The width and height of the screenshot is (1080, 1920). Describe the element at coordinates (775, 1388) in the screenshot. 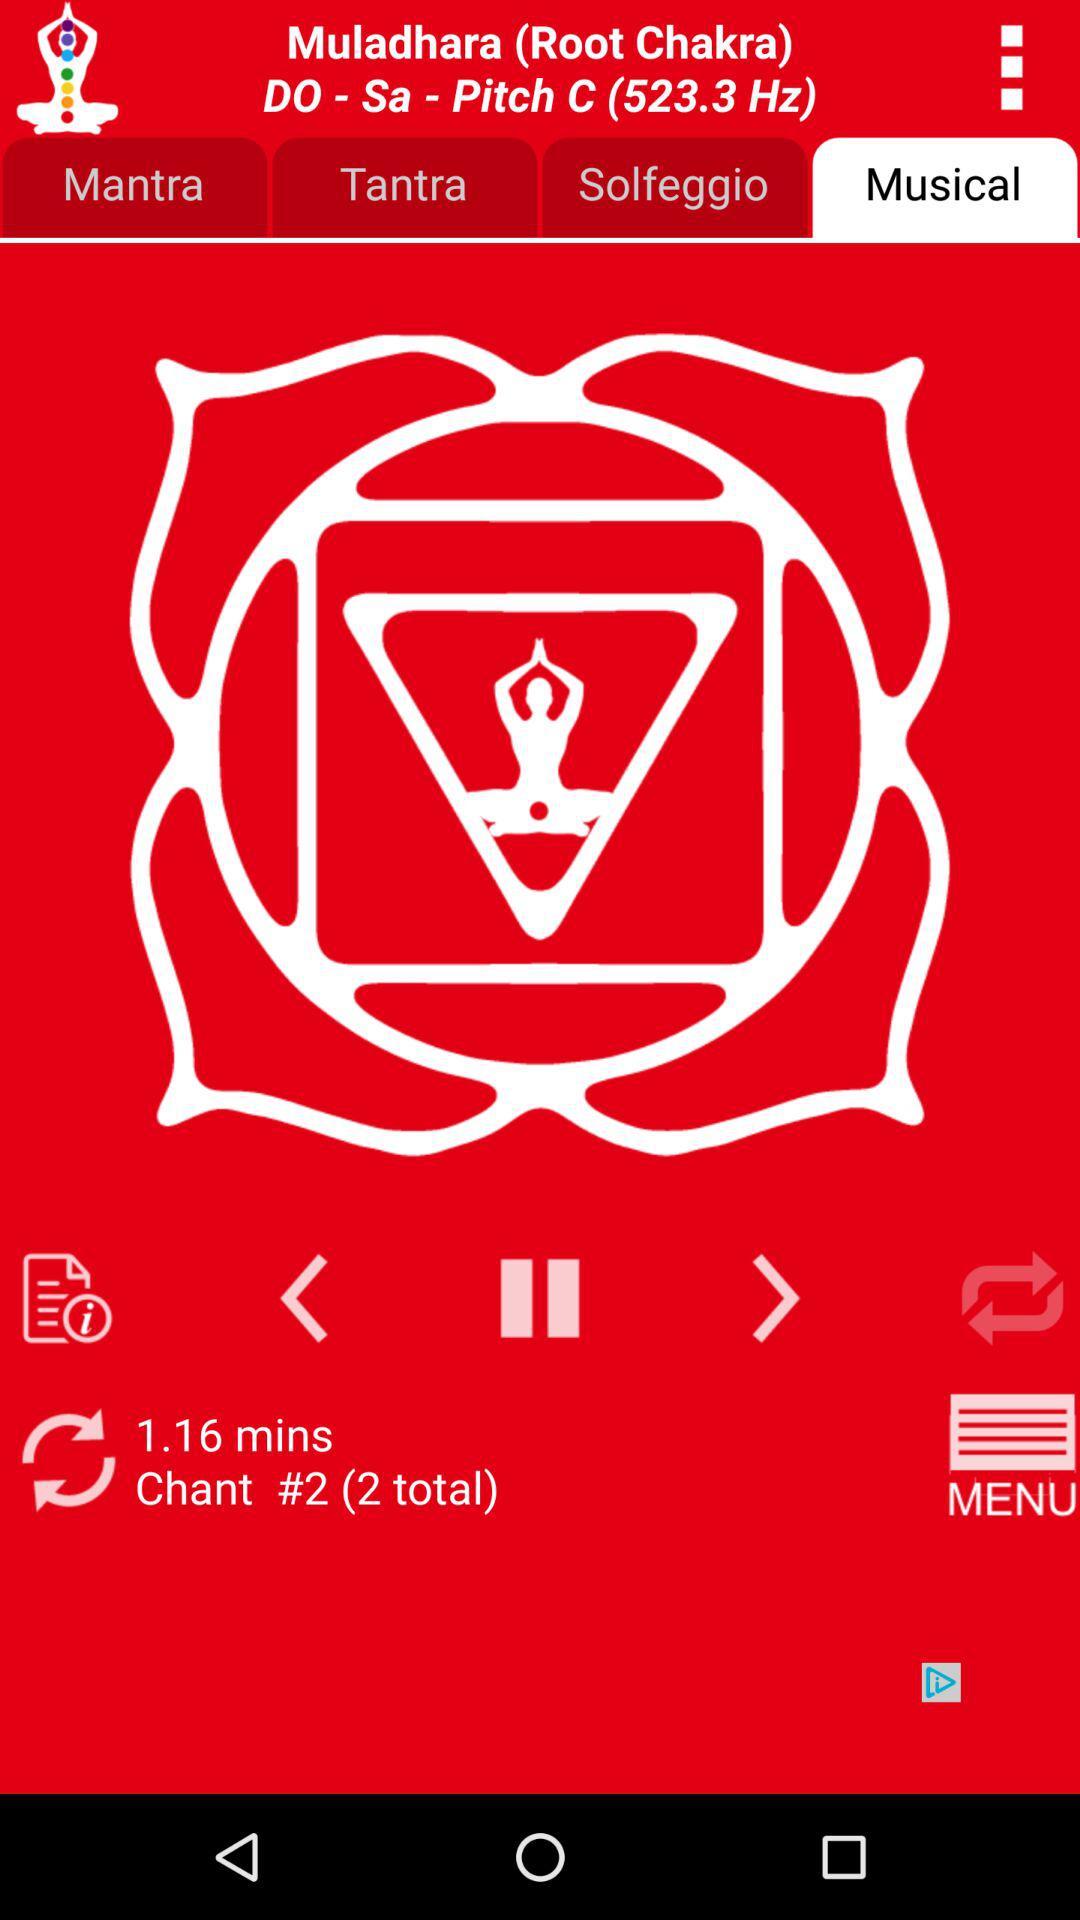

I see `the arrow_forward icon` at that location.